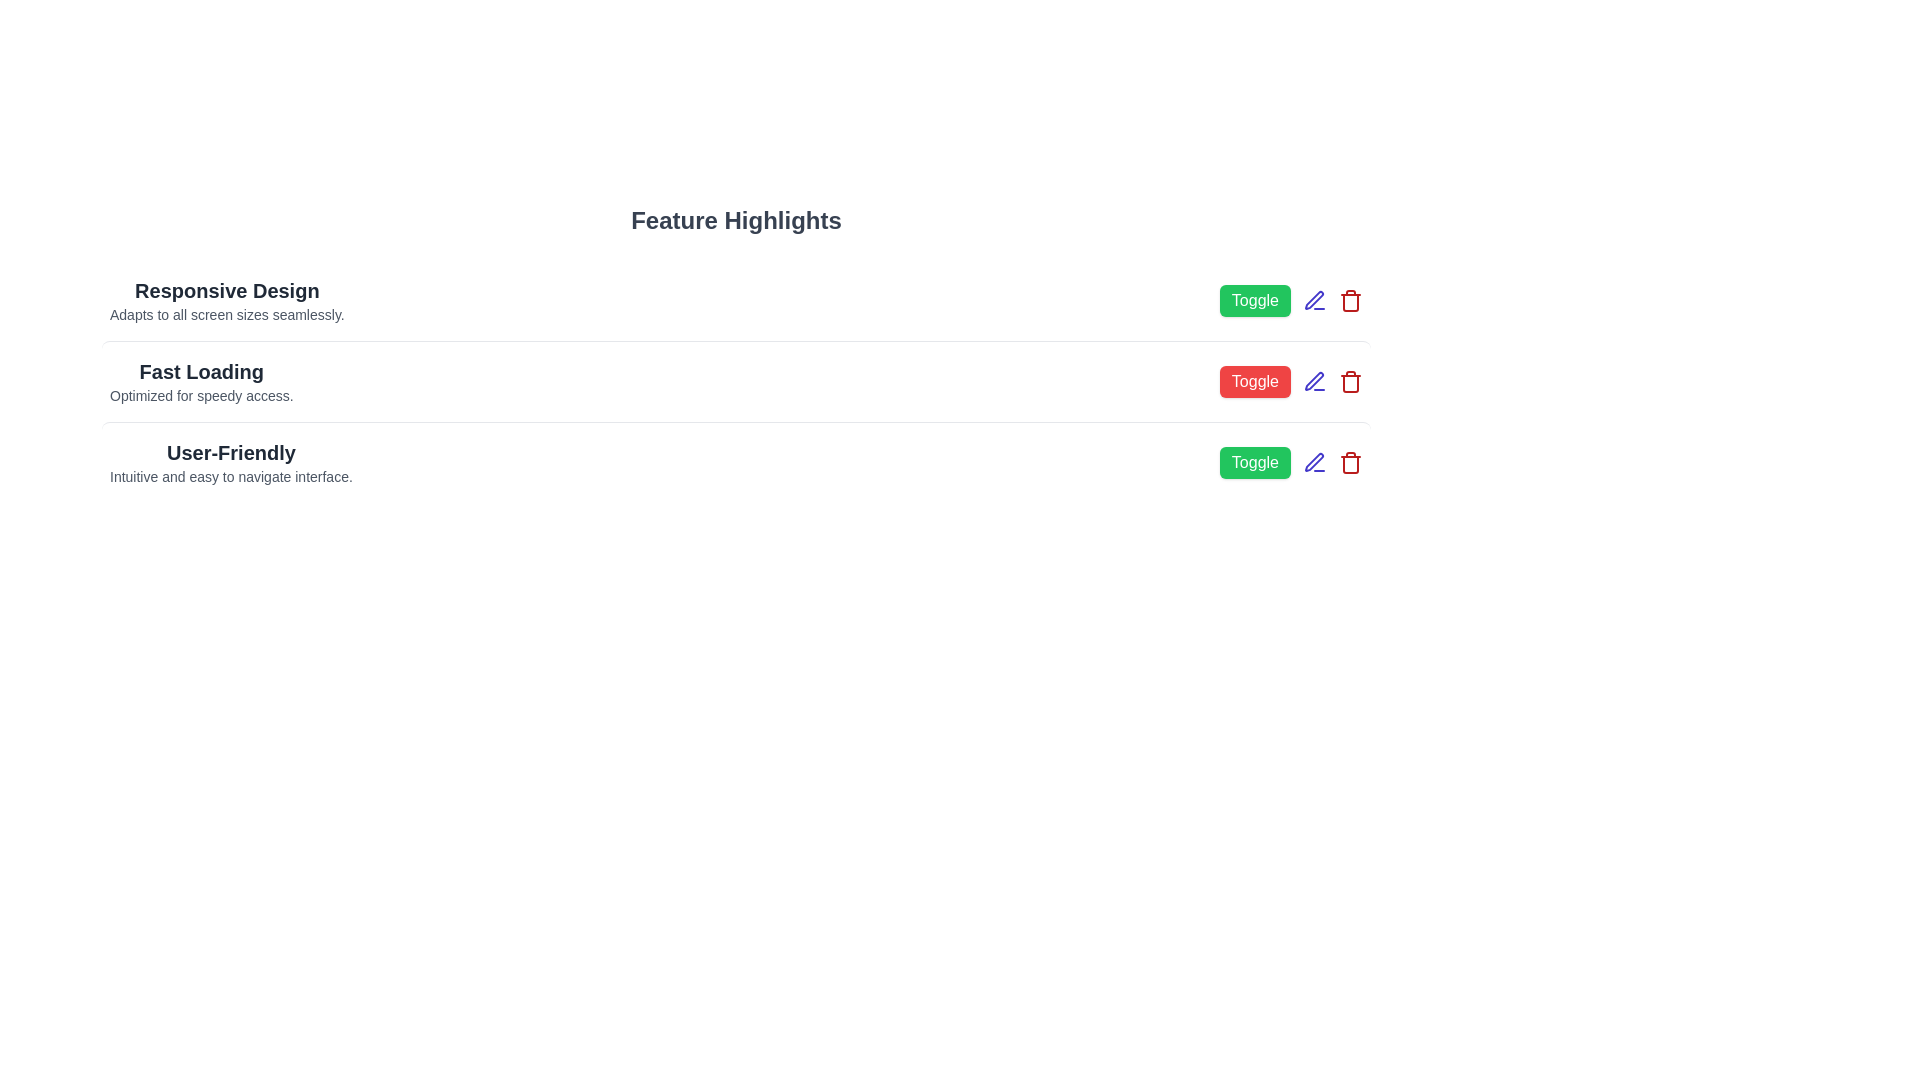 The image size is (1920, 1080). What do you see at coordinates (1253, 462) in the screenshot?
I see `the 'Toggle' button next to the feature with name User-Friendly` at bounding box center [1253, 462].